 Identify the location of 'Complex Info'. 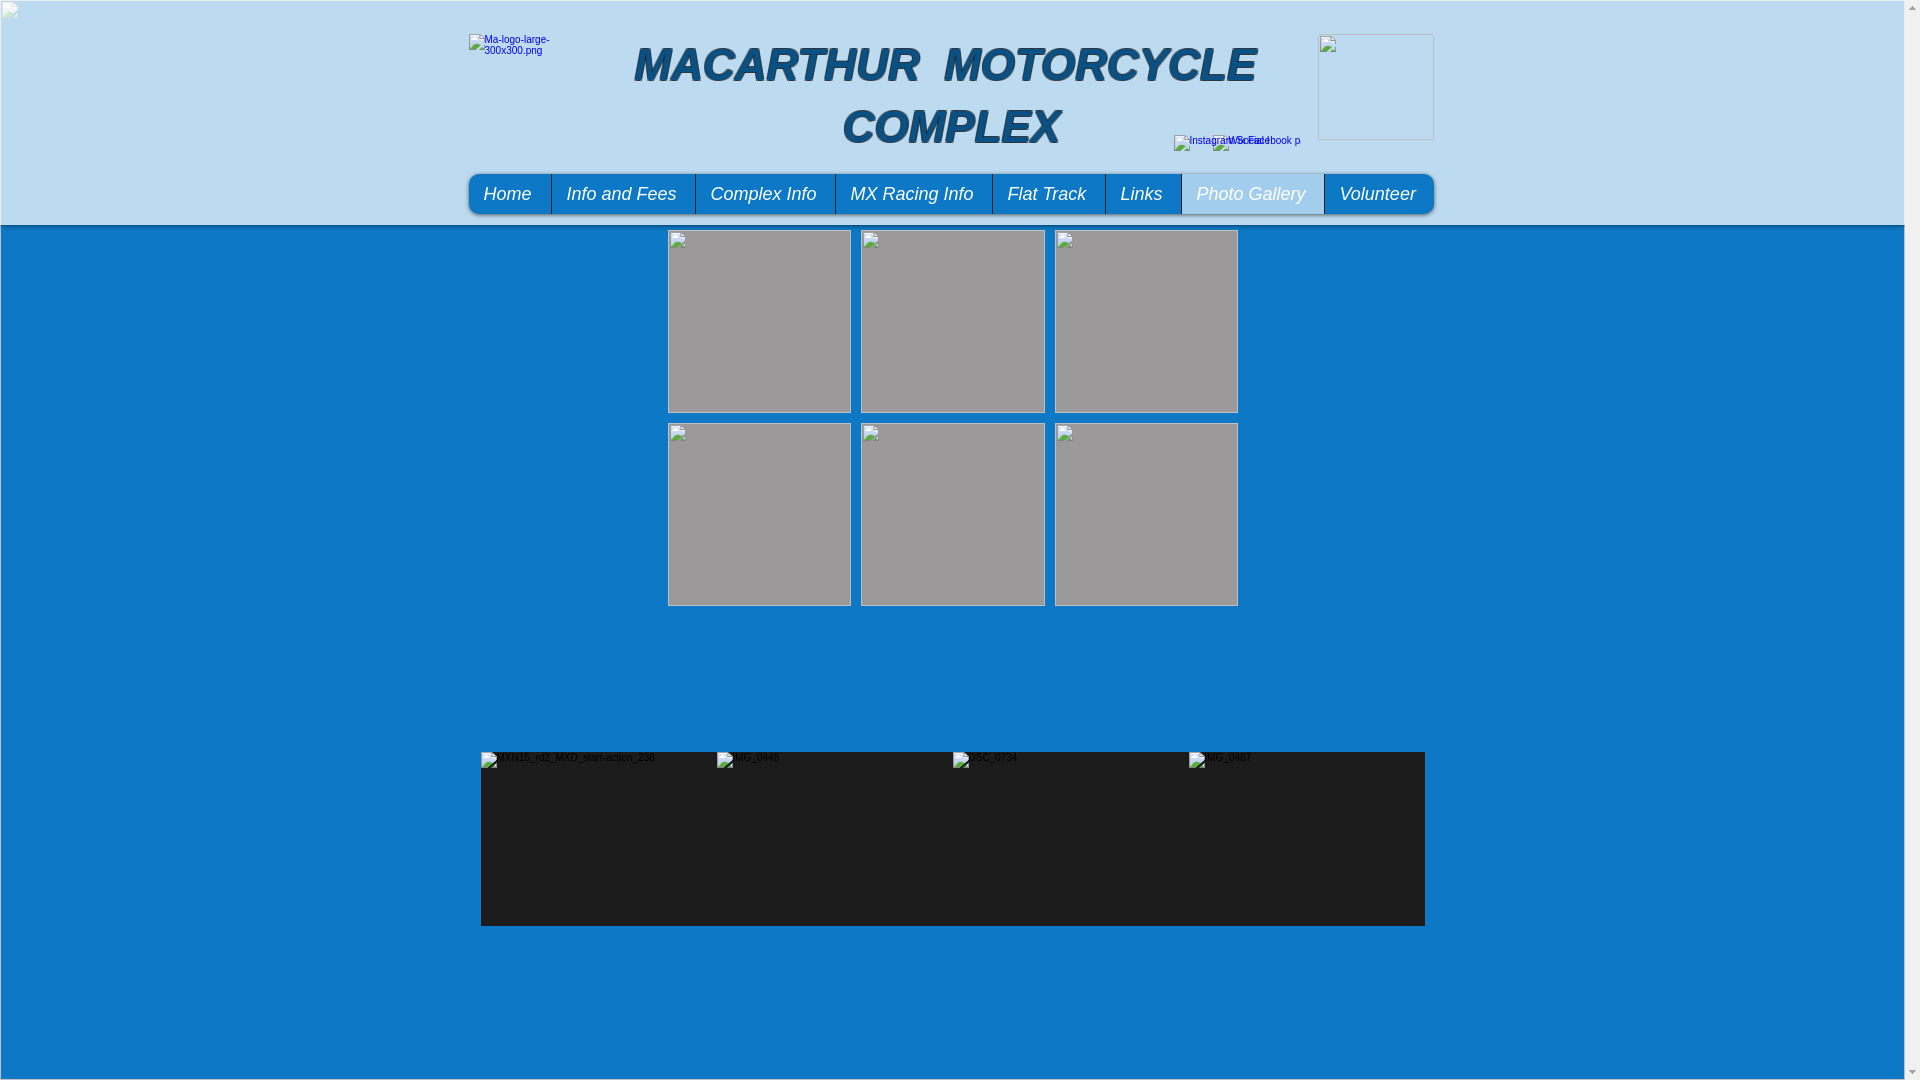
(762, 193).